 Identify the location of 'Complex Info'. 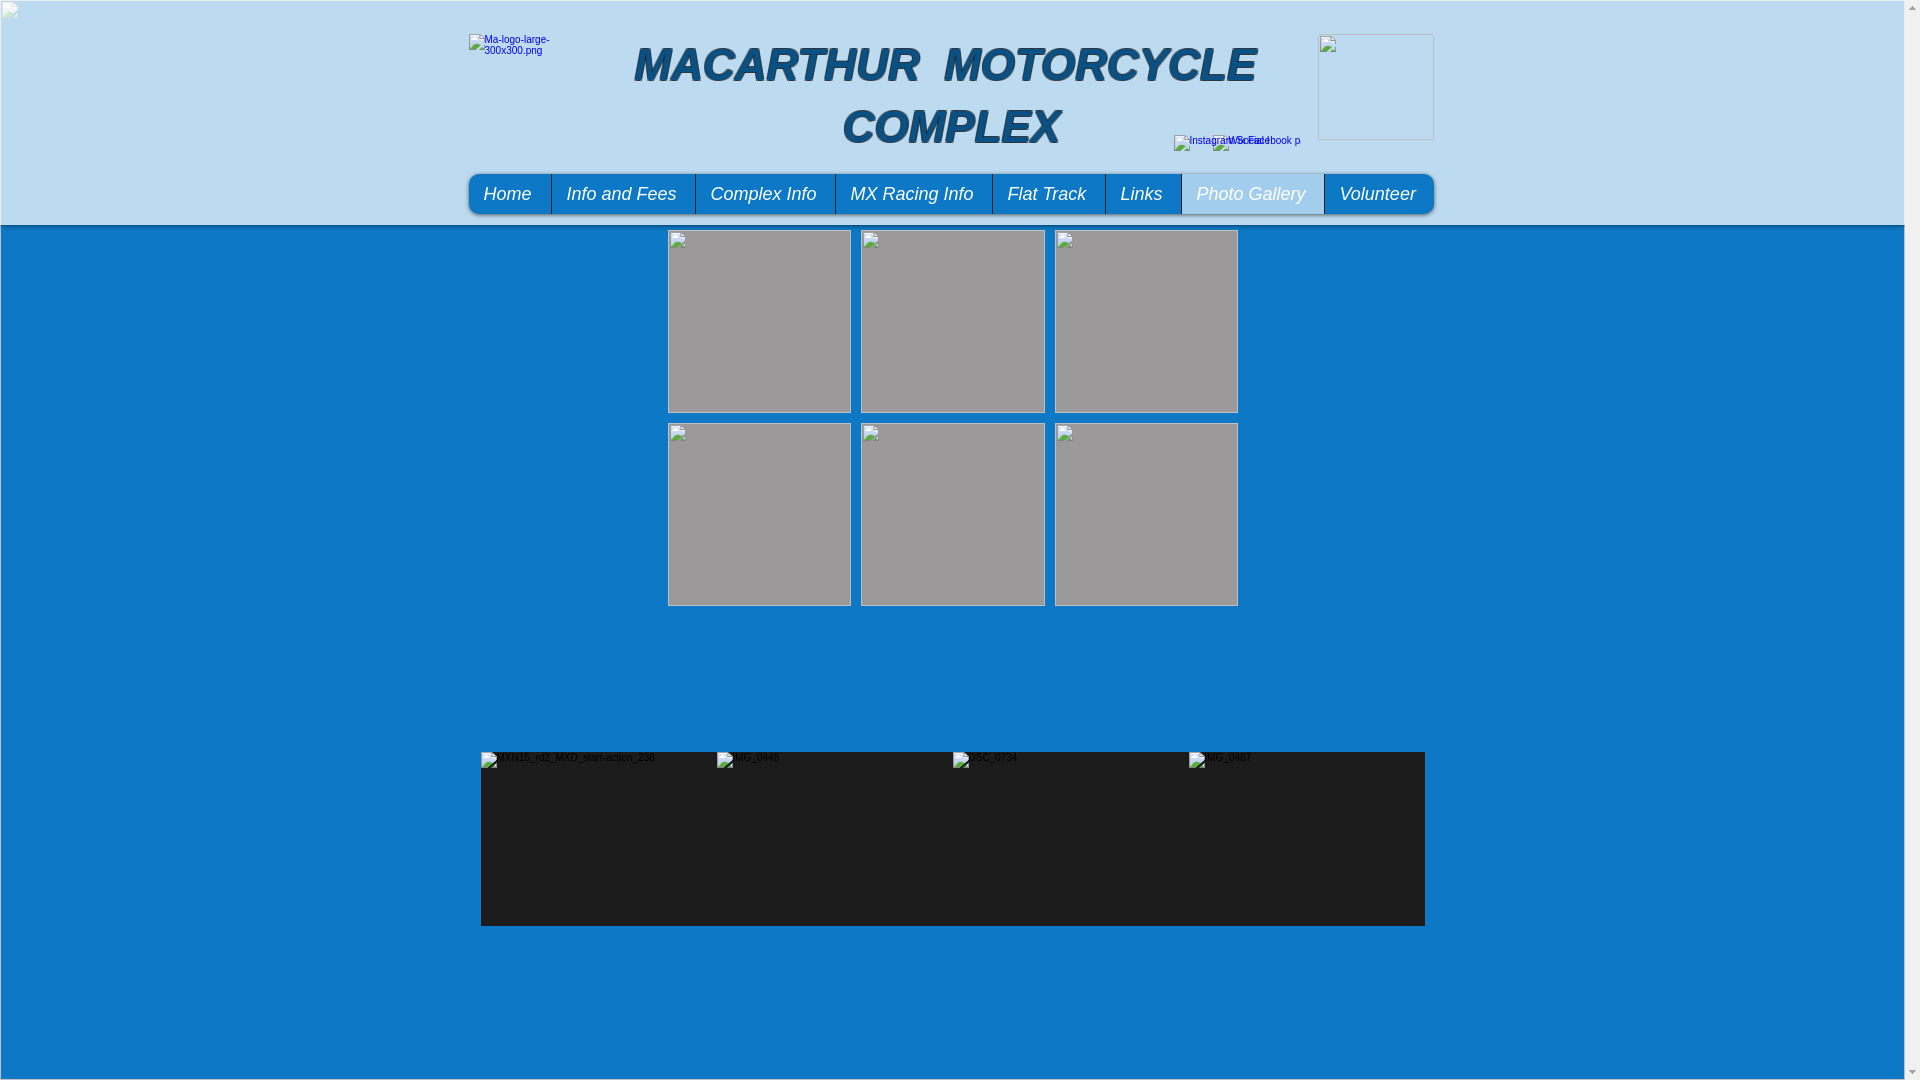
(762, 193).